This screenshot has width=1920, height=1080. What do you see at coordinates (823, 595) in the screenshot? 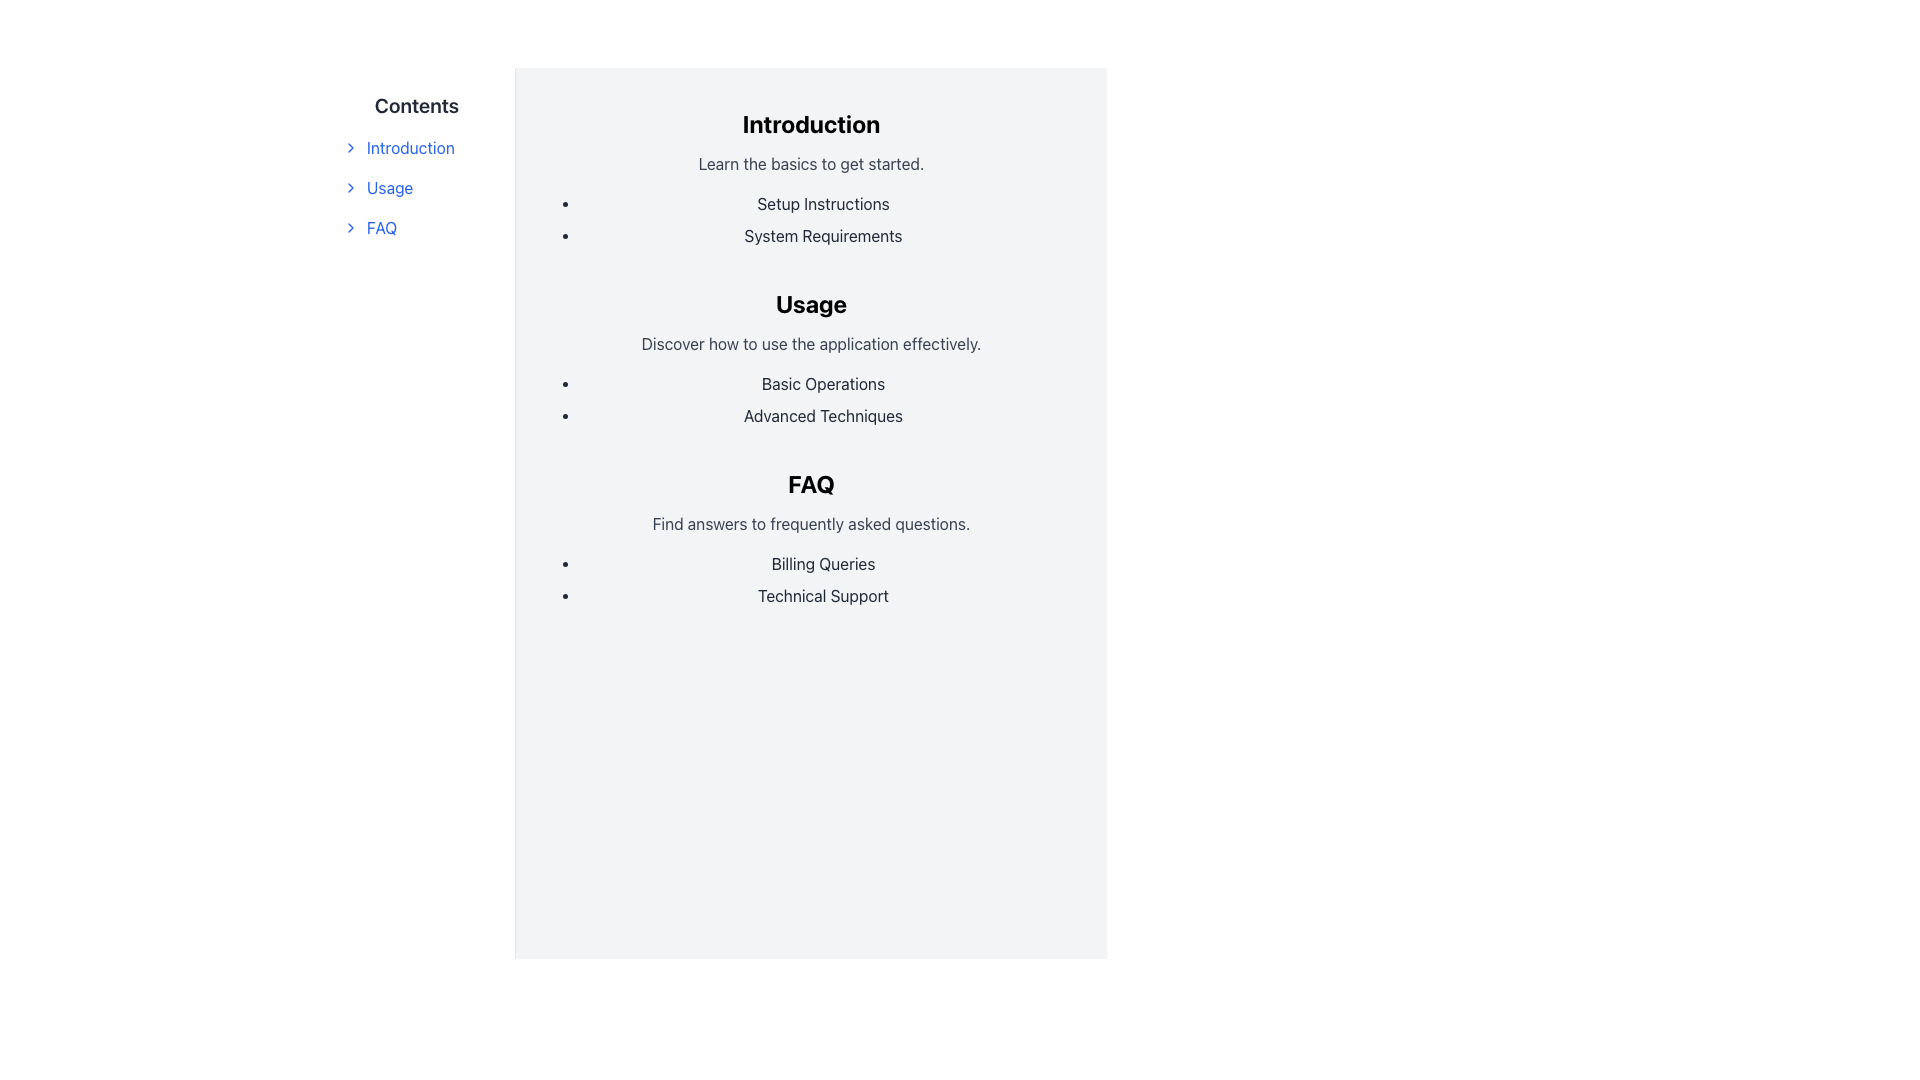
I see `the 'Technical Support' text label, which is the second item in the FAQ list styled in dark gray on a light gray background` at bounding box center [823, 595].